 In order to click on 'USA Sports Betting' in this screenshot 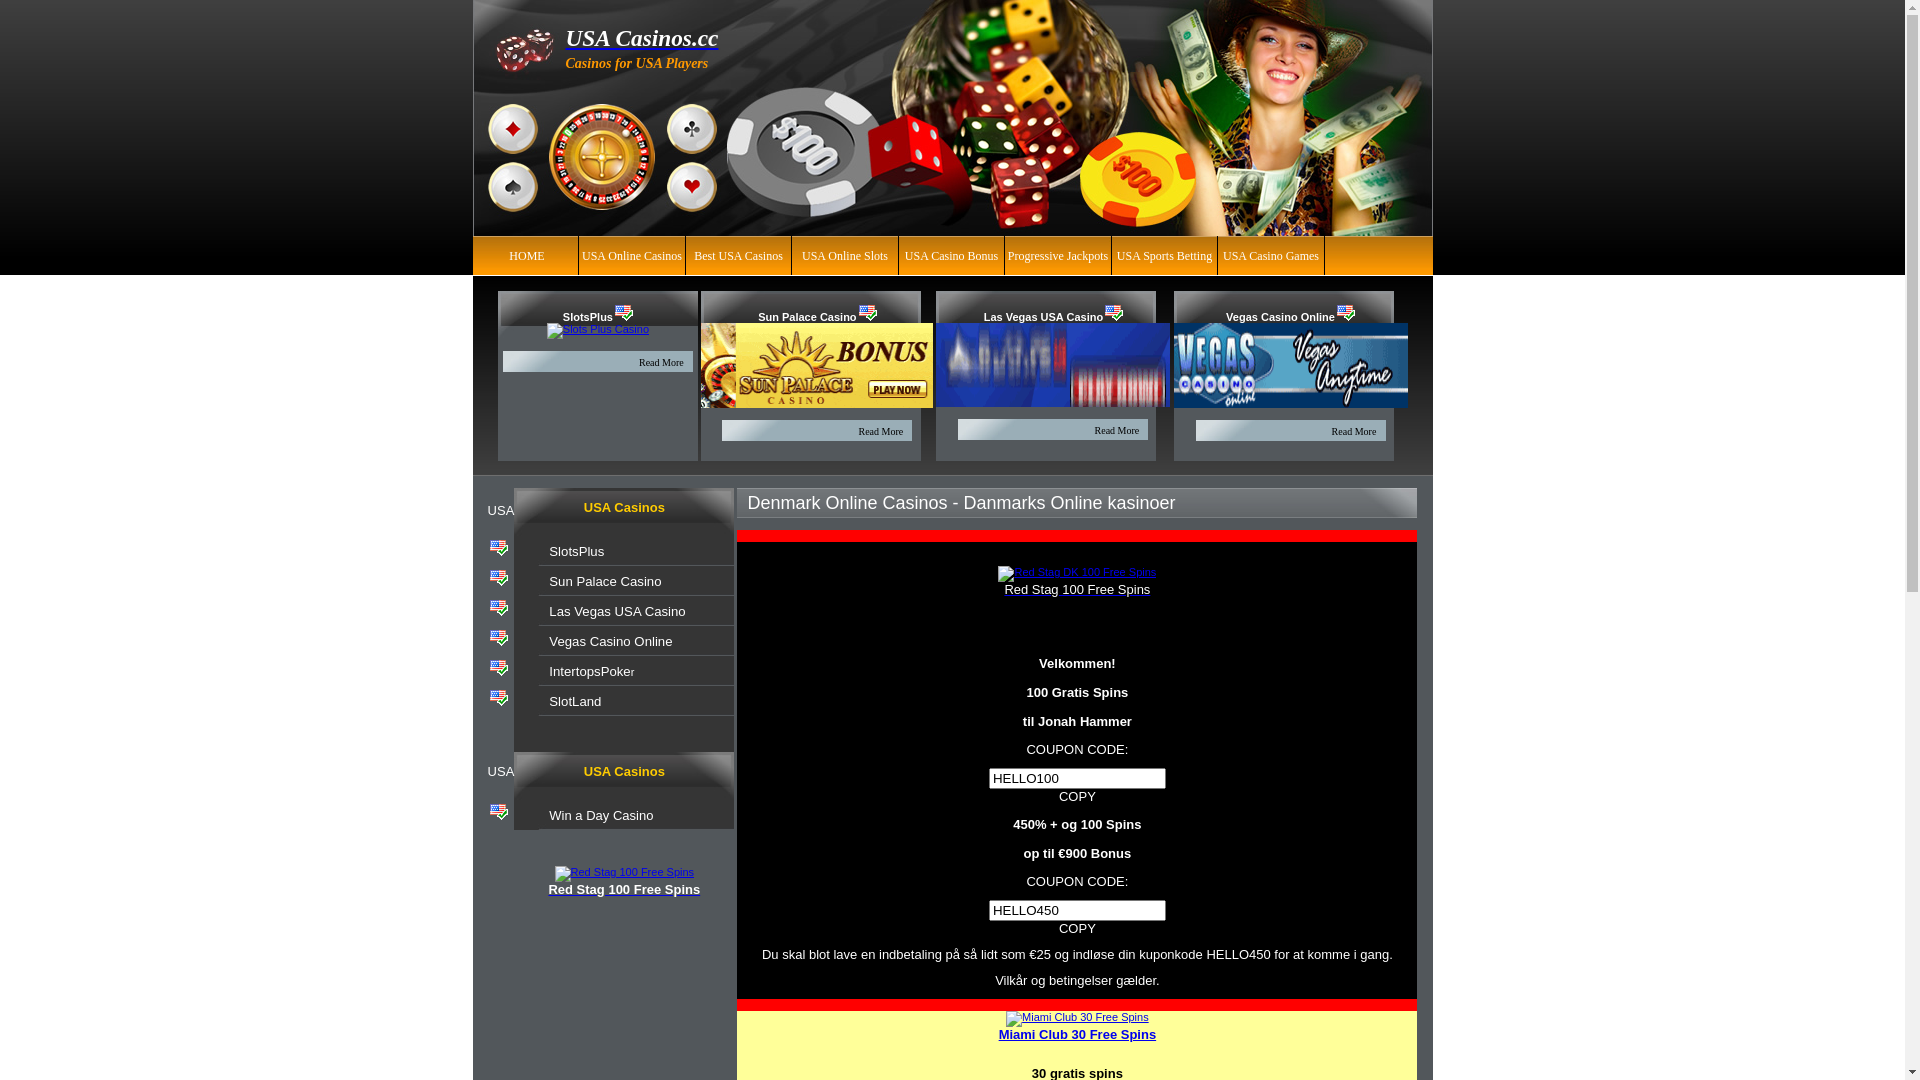, I will do `click(1164, 253)`.